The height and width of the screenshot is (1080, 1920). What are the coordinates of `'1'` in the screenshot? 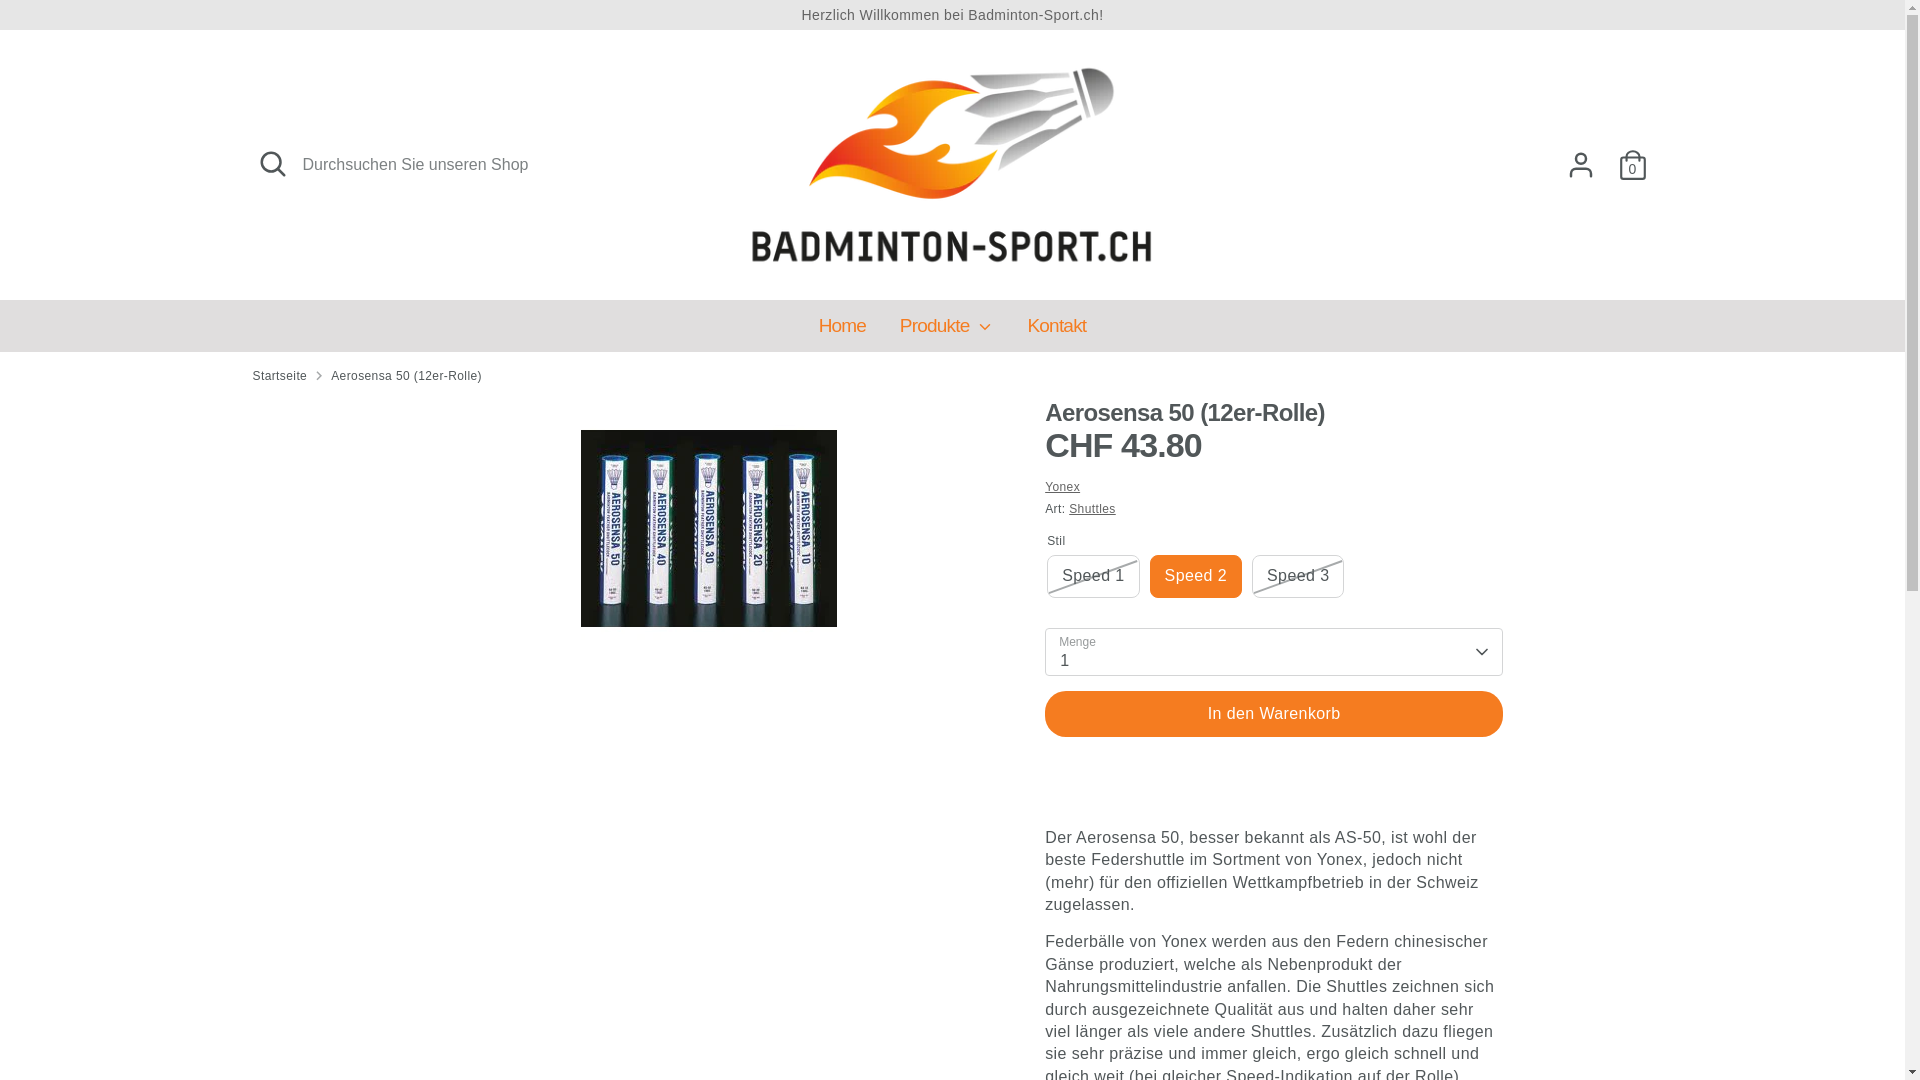 It's located at (1272, 651).